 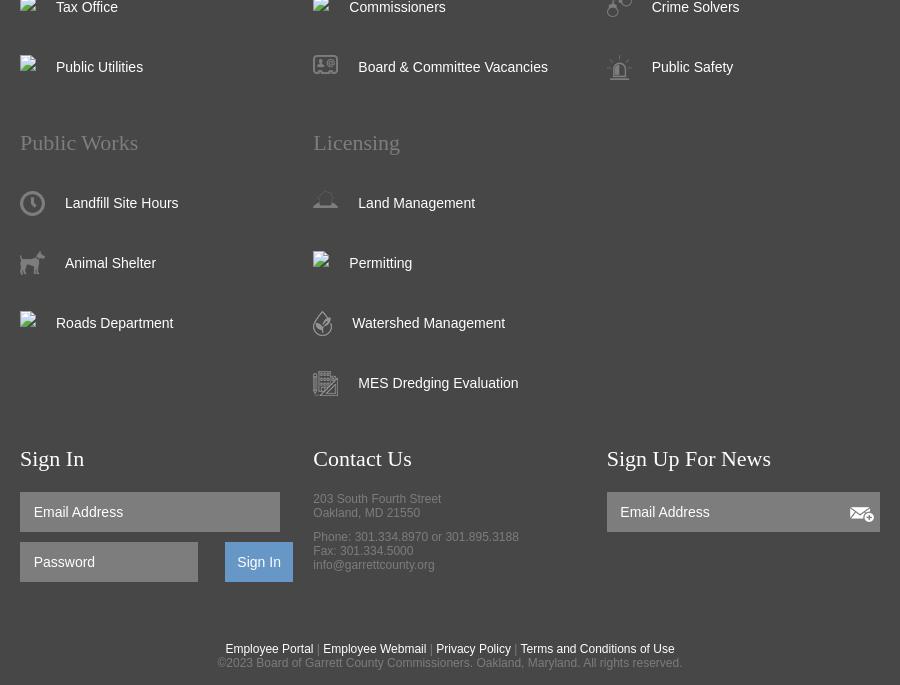 I want to click on 'Contact Us', so click(x=361, y=458).